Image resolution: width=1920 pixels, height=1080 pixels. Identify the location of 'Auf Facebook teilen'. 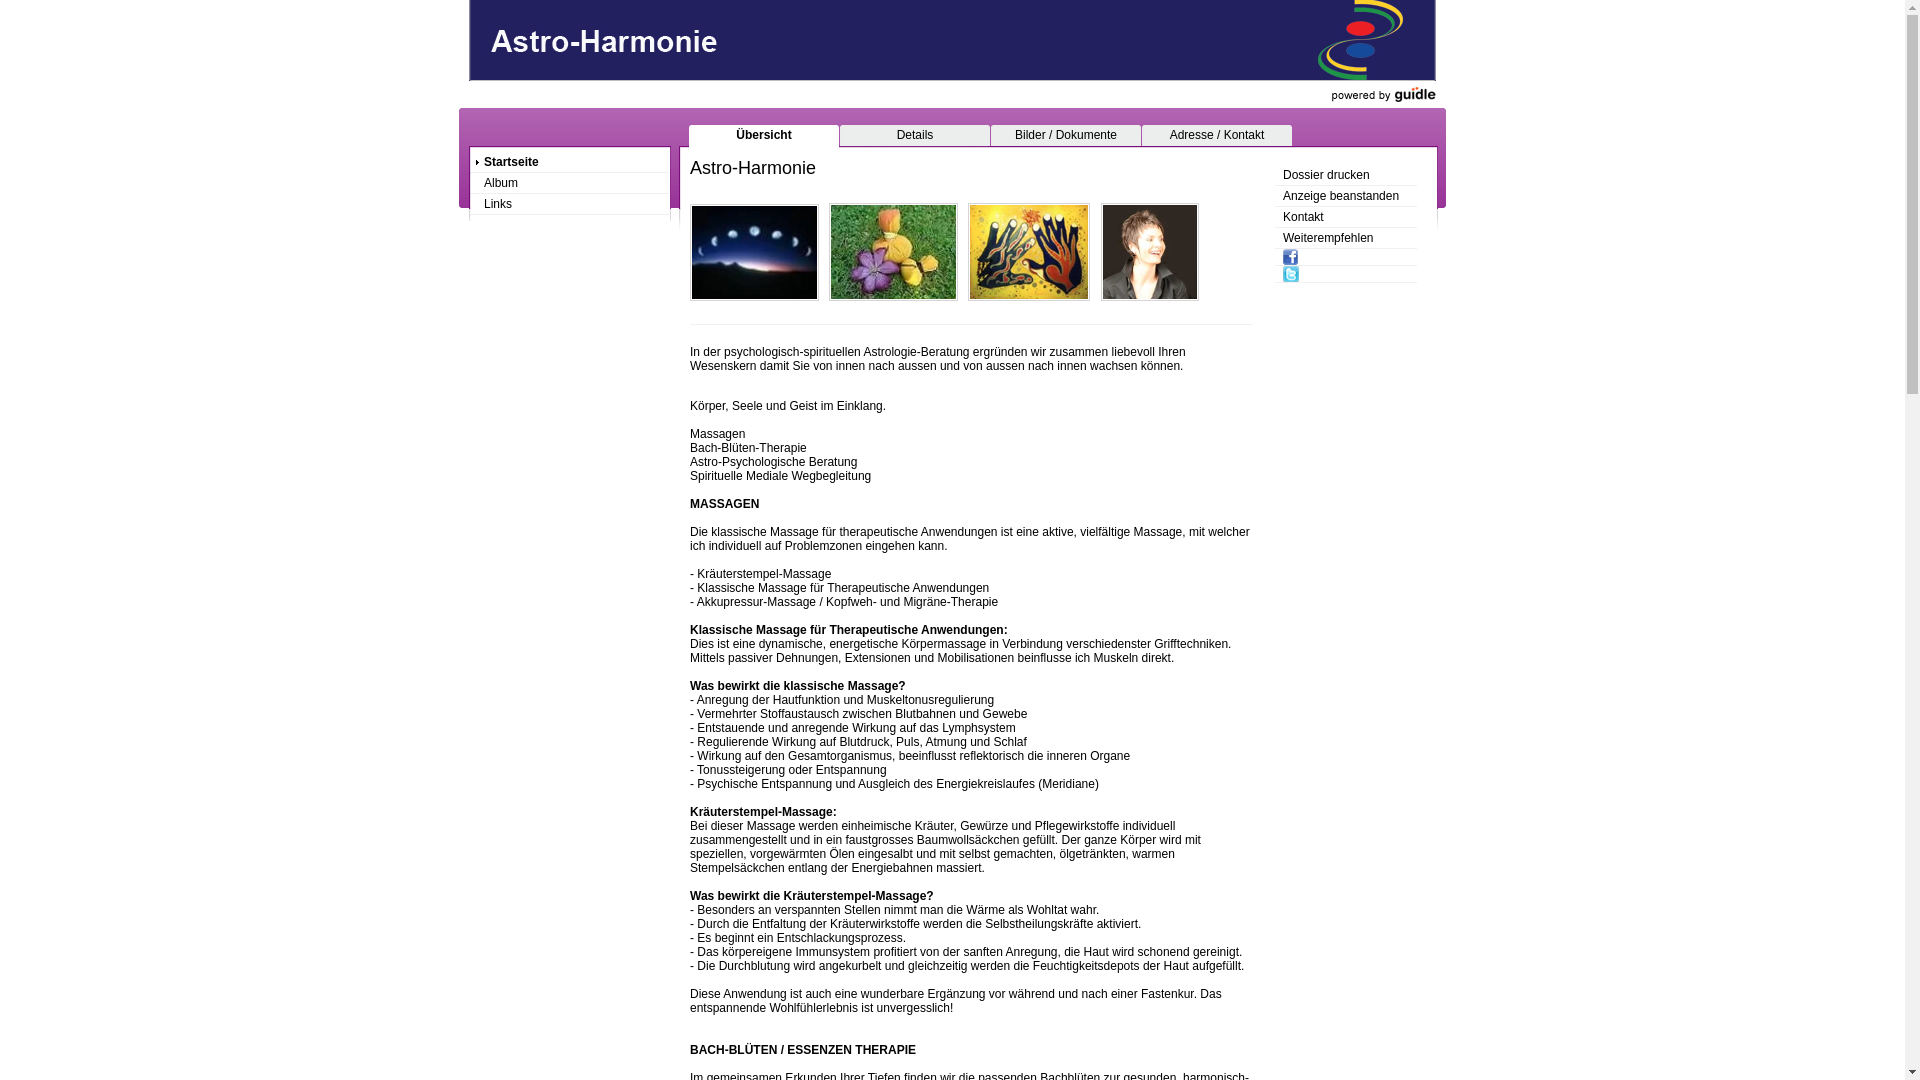
(1345, 256).